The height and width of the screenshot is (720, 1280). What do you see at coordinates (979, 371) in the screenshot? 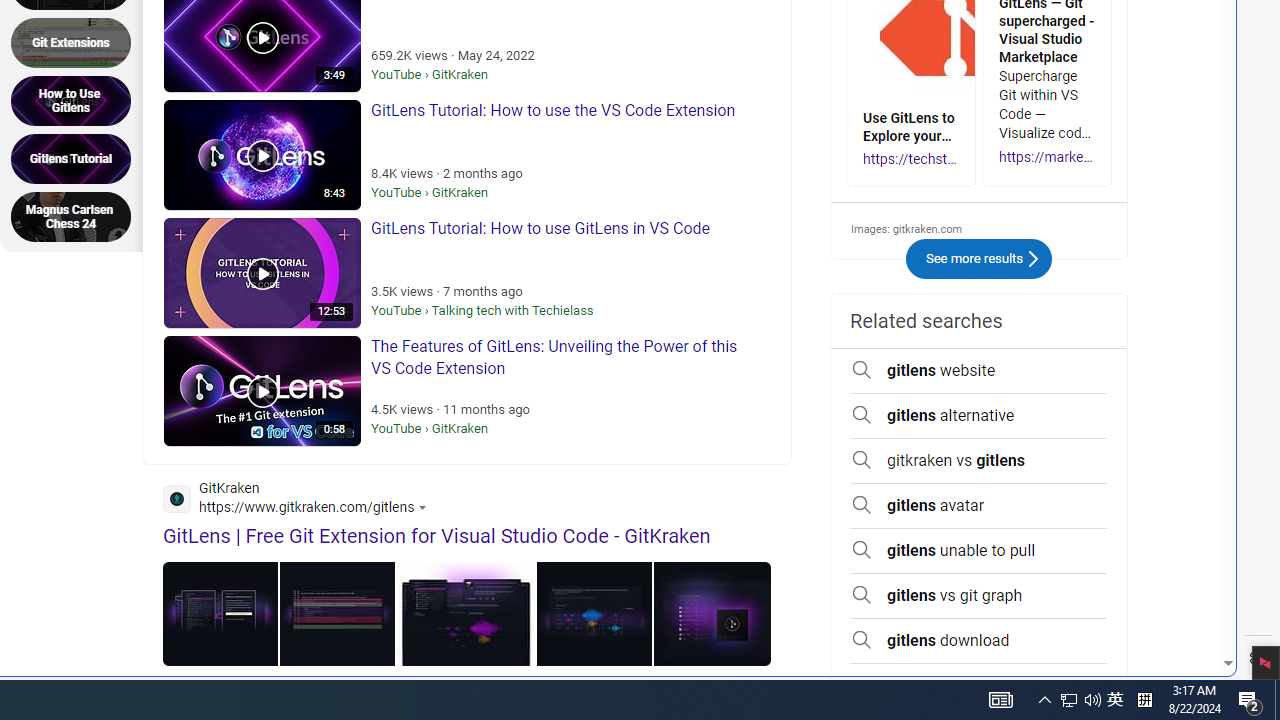
I see `'gitlens website'` at bounding box center [979, 371].